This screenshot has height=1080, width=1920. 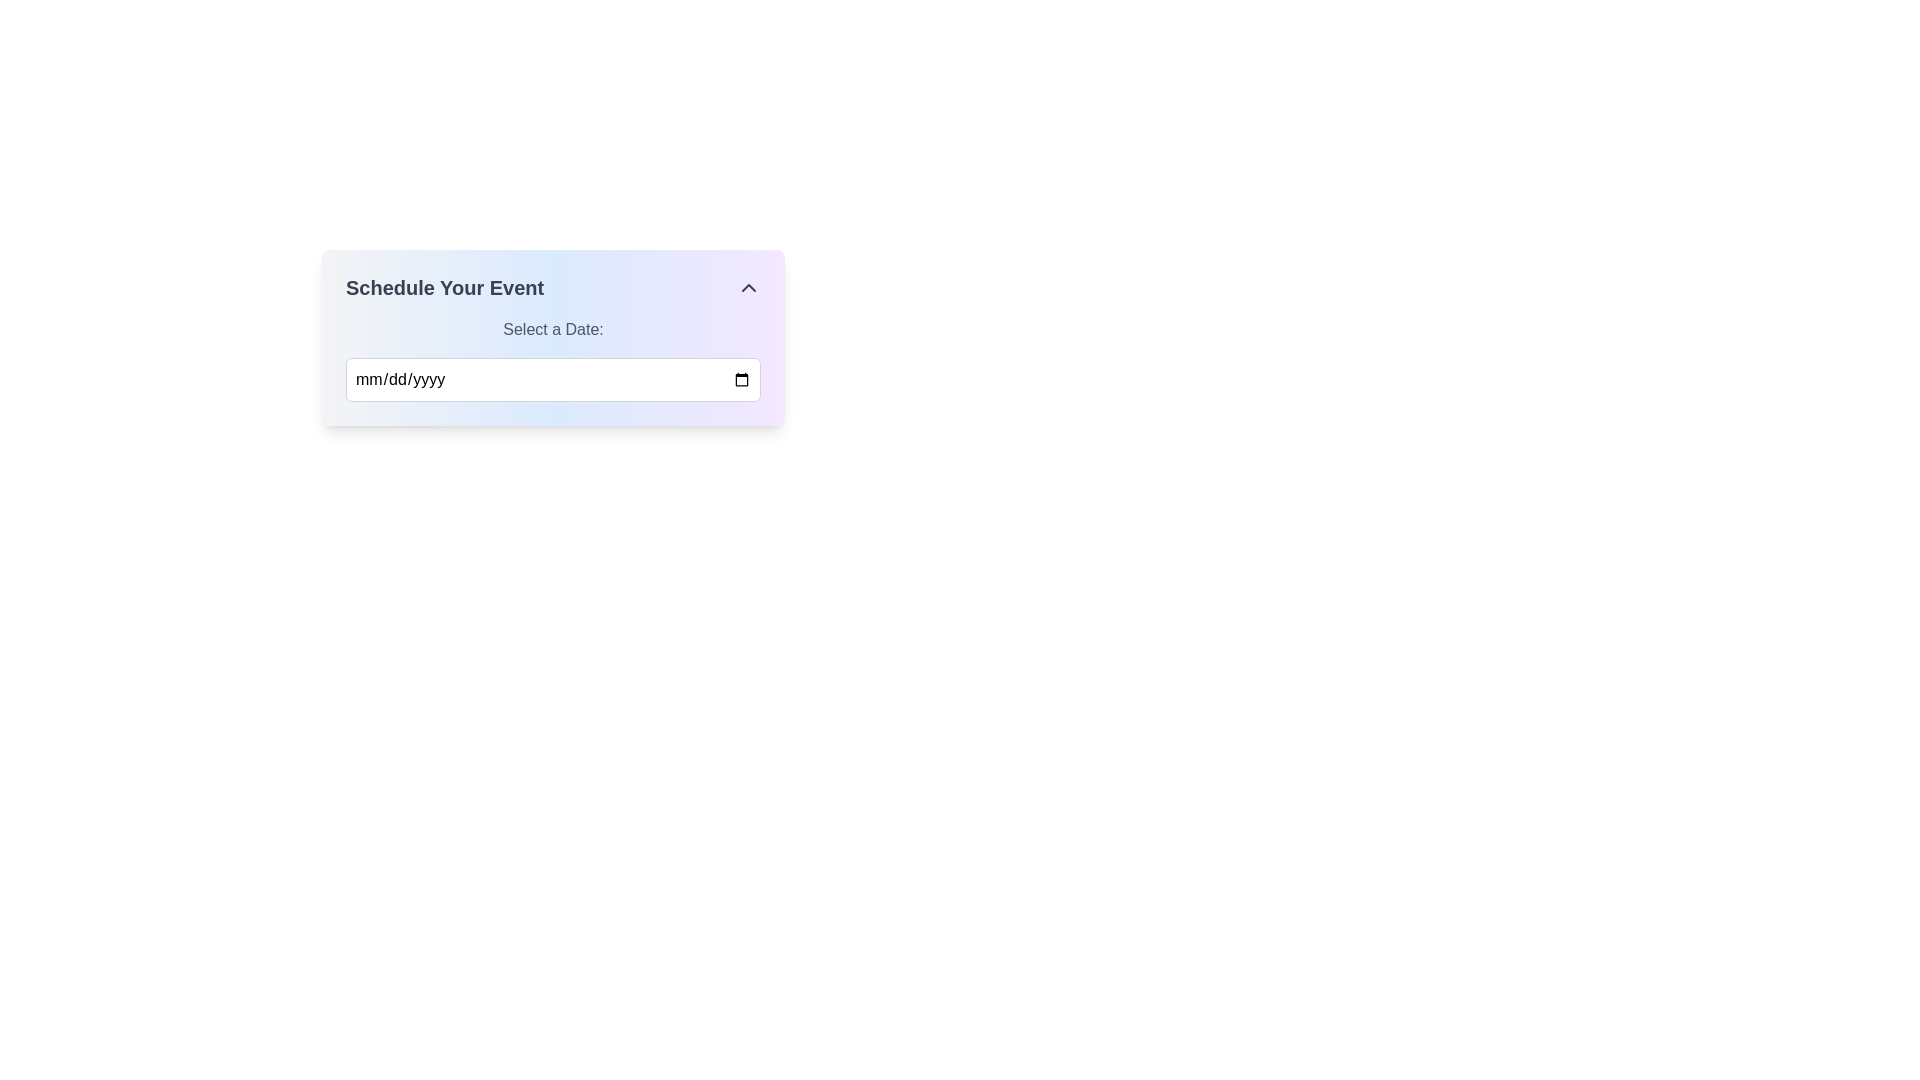 What do you see at coordinates (444, 288) in the screenshot?
I see `the text label displaying 'Schedule Your Event', which is a bold, large, dark gray header located at the top left corner of the scheduling interface` at bounding box center [444, 288].